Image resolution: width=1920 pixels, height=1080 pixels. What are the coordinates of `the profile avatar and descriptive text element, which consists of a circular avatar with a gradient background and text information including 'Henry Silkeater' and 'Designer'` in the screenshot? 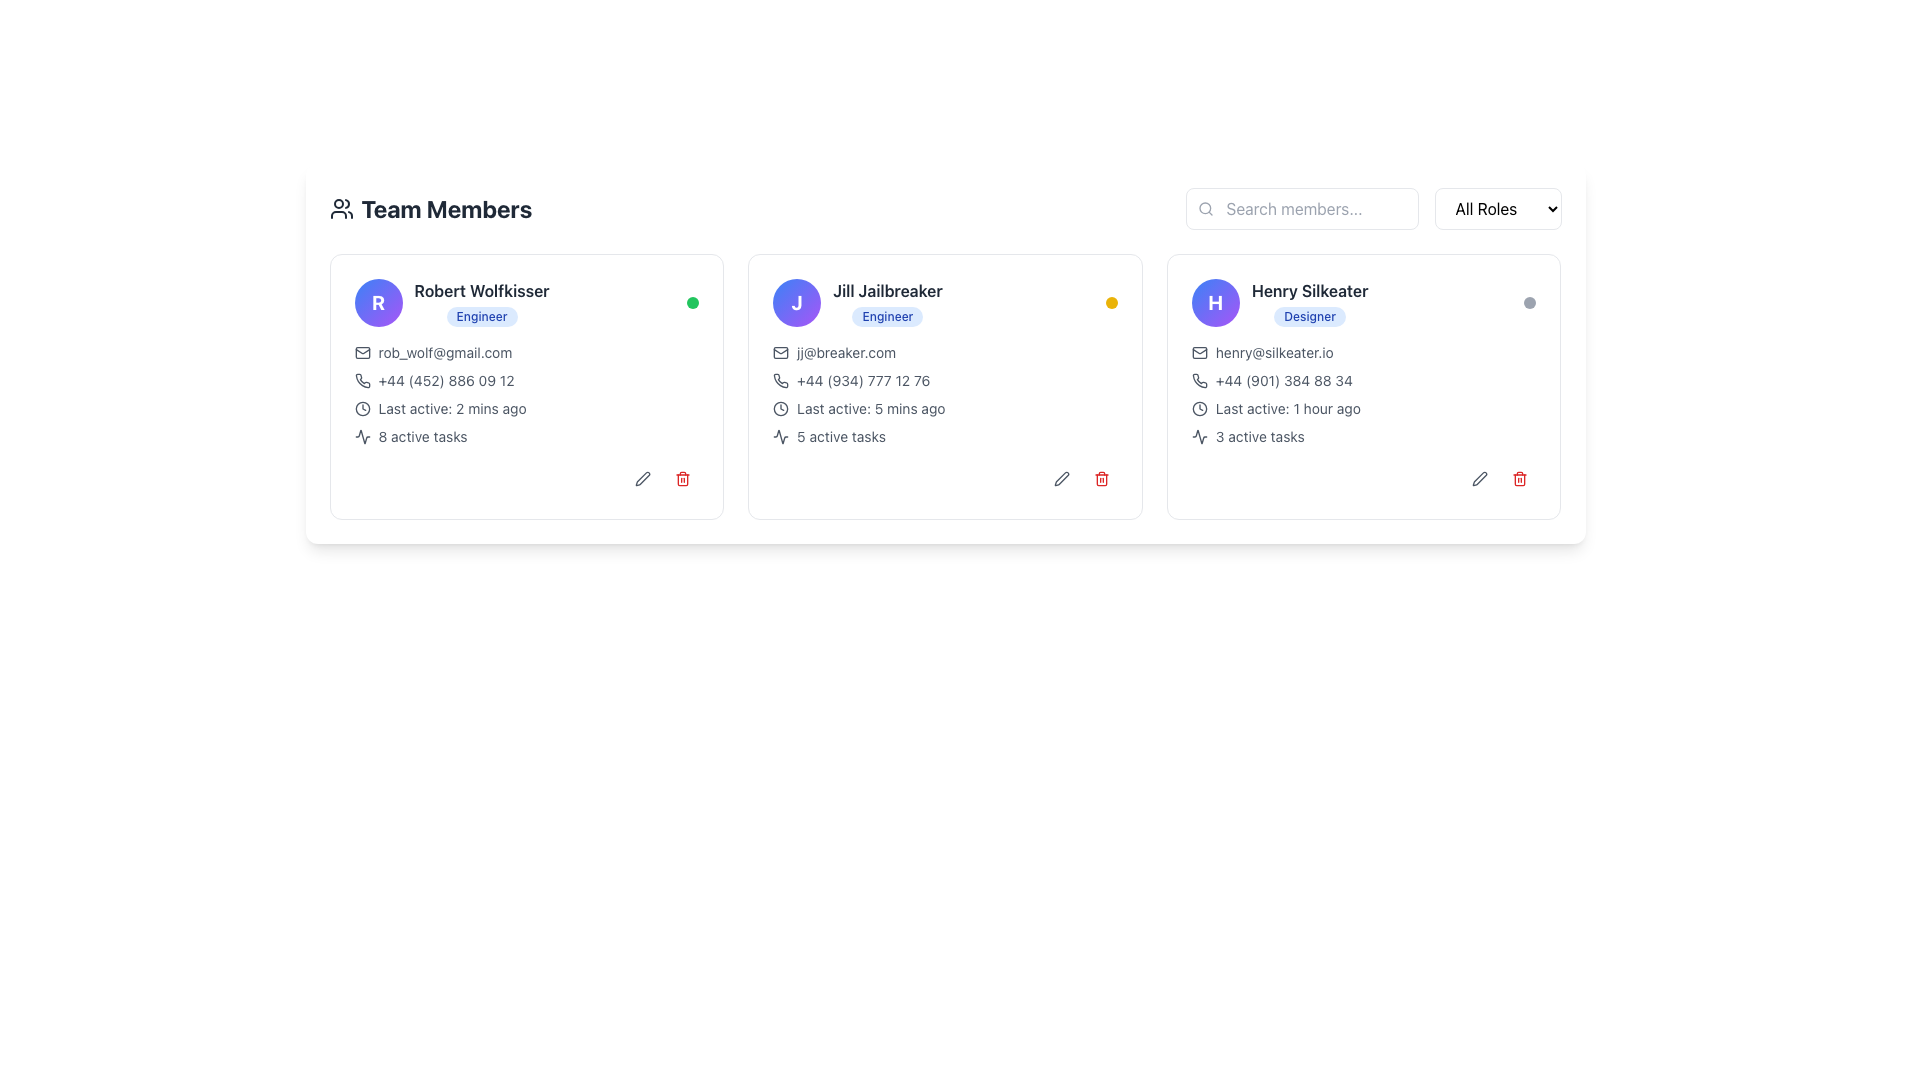 It's located at (1280, 303).